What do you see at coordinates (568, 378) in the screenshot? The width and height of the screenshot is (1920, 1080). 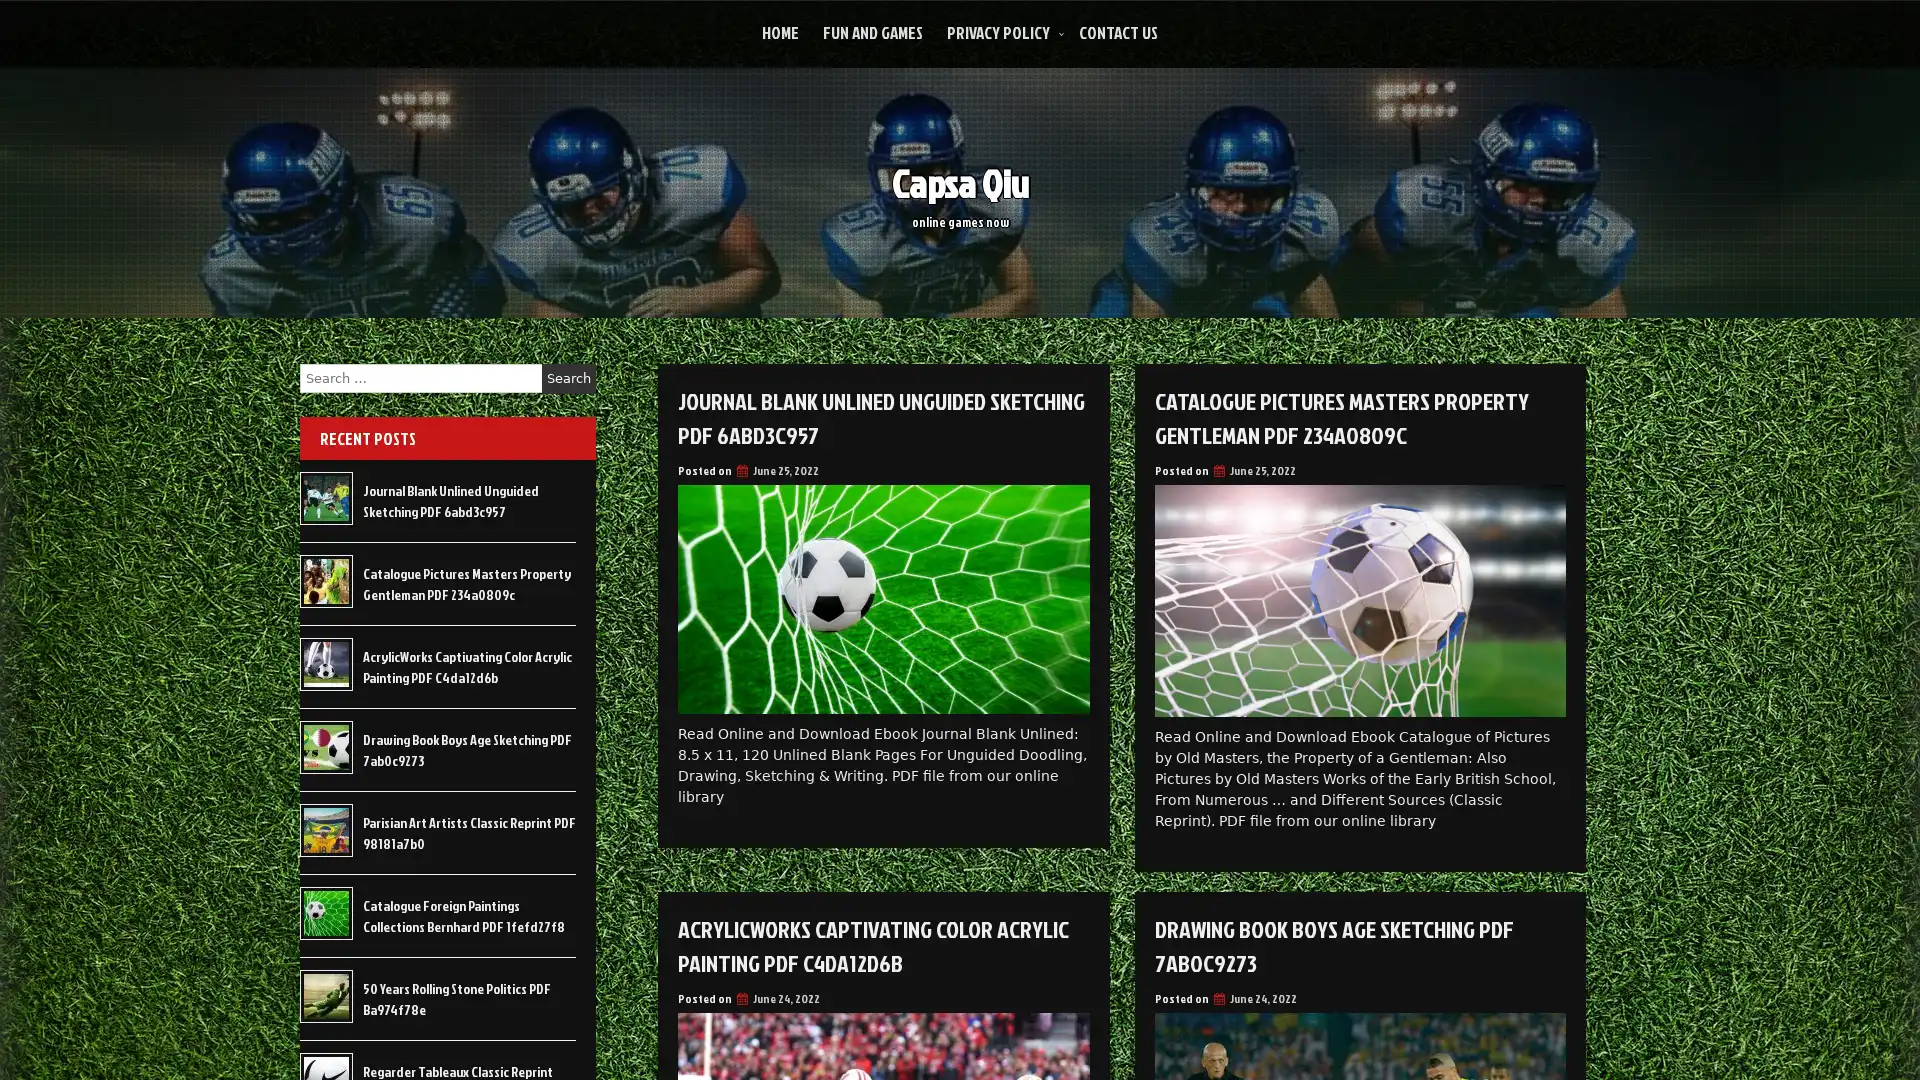 I see `Search` at bounding box center [568, 378].